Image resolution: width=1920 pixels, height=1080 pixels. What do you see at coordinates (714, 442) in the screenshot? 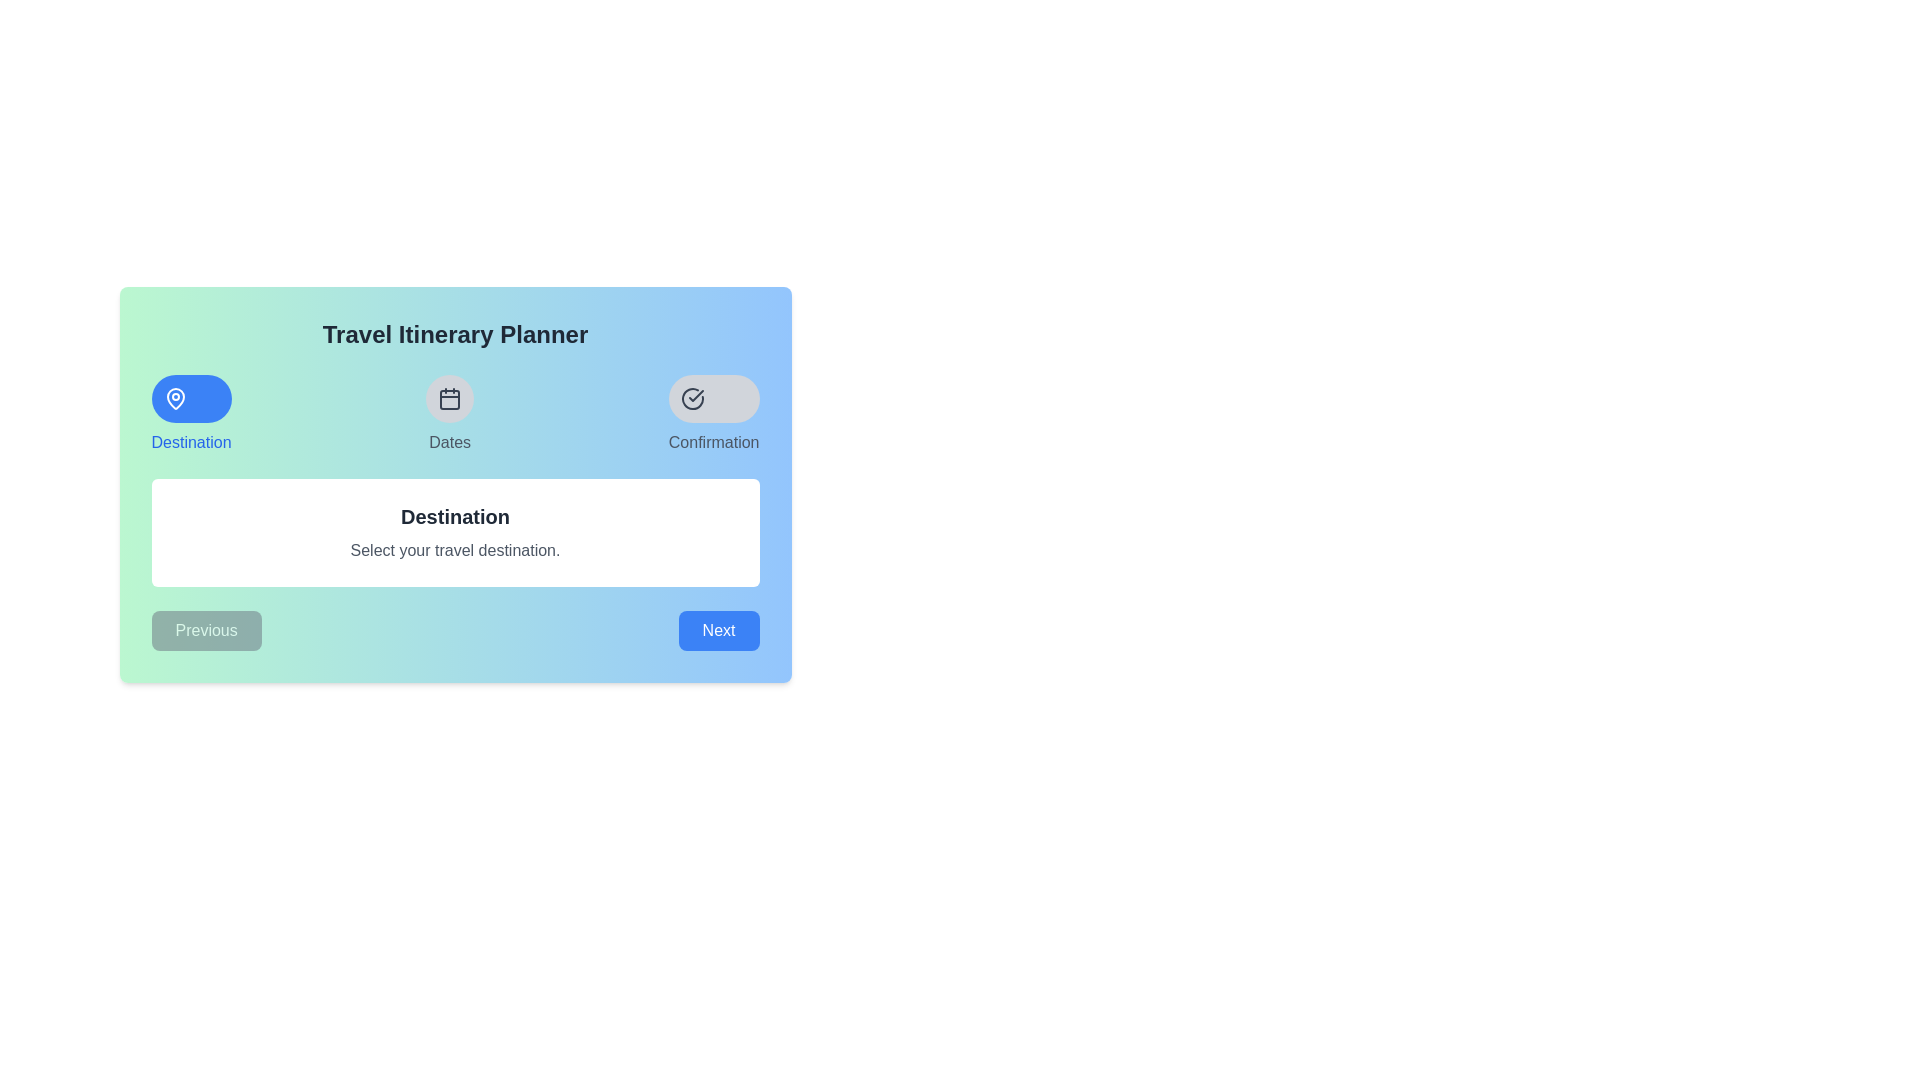
I see `the text label that indicates the purpose of the button above it, located in the upper-right side of the interface, directly beneath the round icon` at bounding box center [714, 442].